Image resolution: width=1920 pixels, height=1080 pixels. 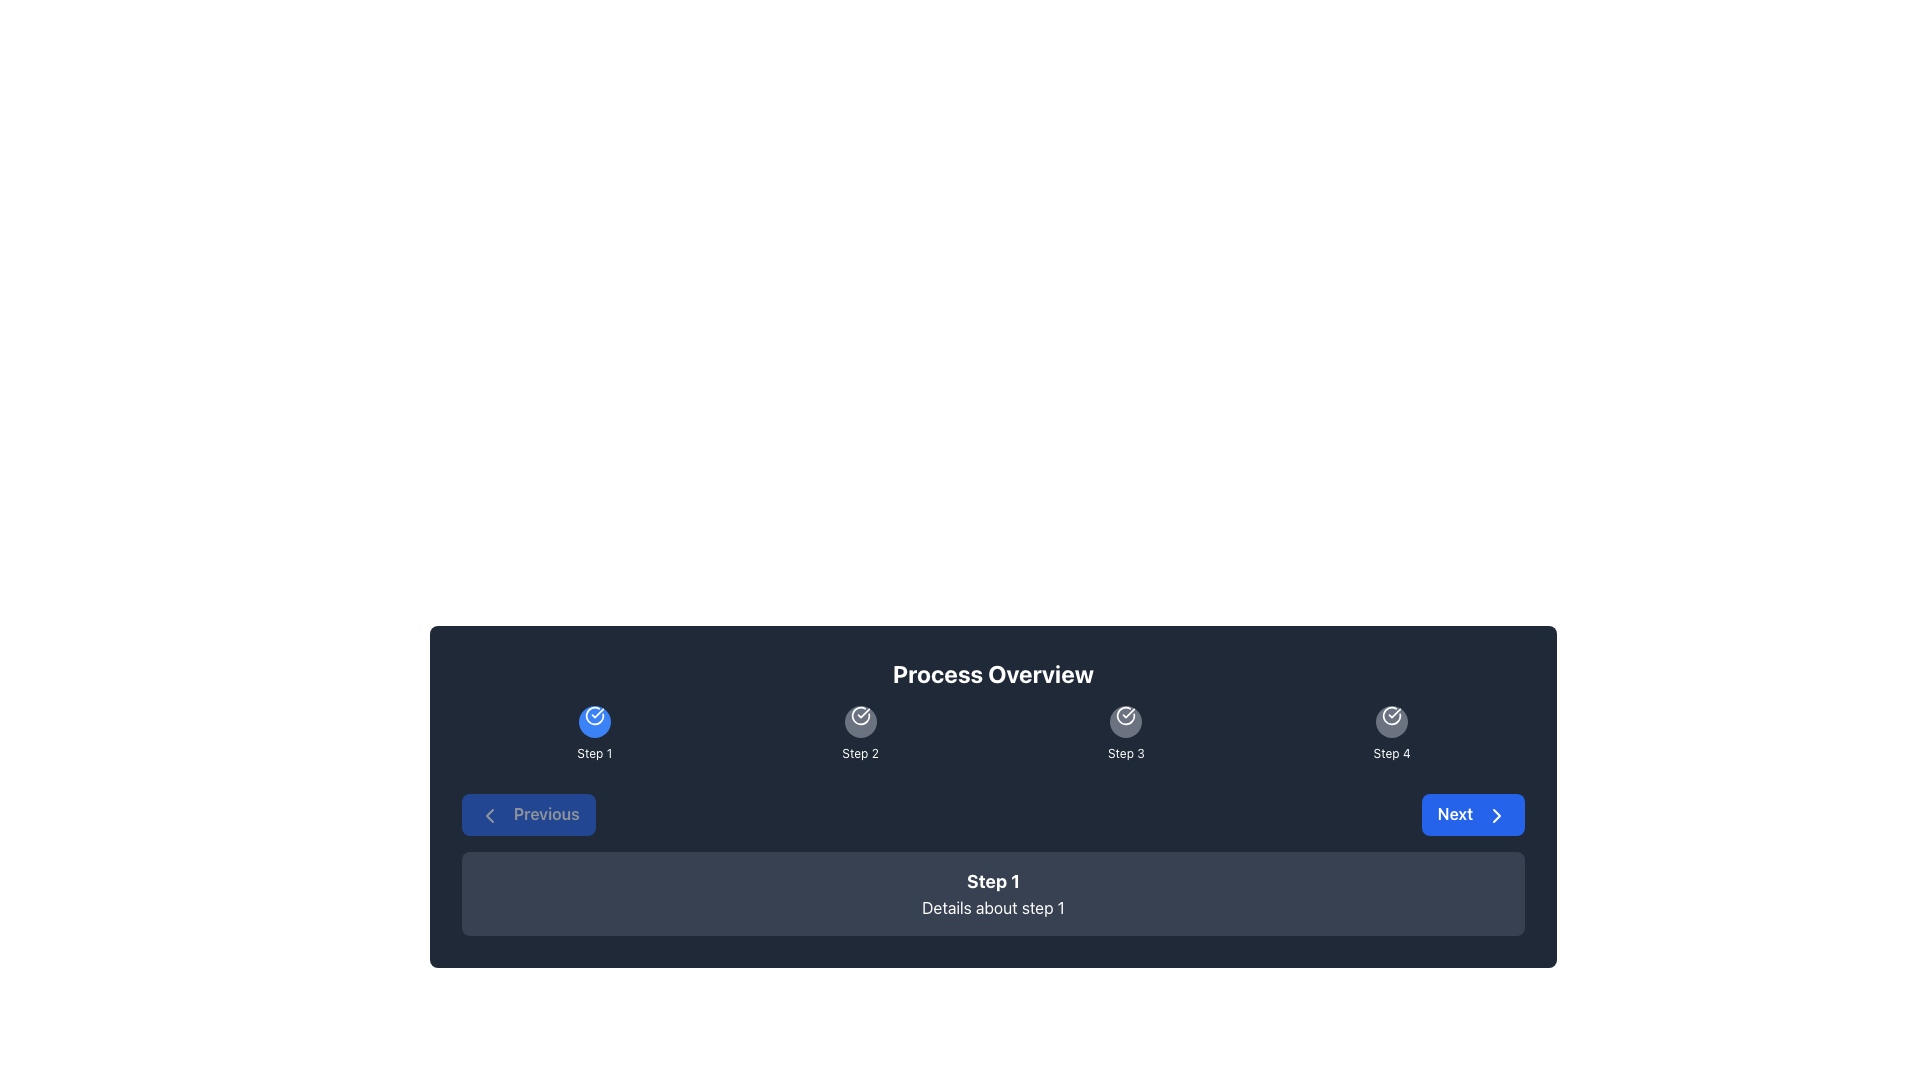 I want to click on the text label that reads 'Step 2' which is styled with light gray text on a dark background, located centrally beneath its corresponding circular icon in the process overview component, so click(x=860, y=753).